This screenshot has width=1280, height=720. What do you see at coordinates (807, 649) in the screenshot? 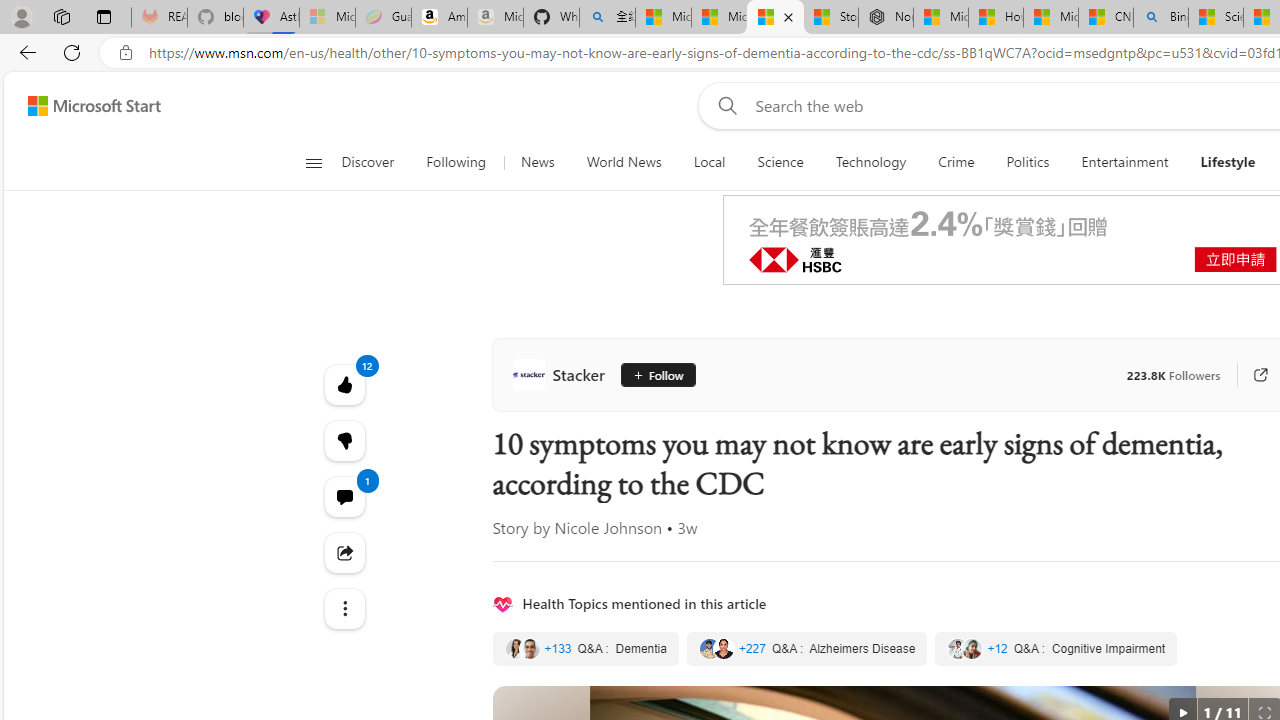
I see `'Alzheimers Disease'` at bounding box center [807, 649].